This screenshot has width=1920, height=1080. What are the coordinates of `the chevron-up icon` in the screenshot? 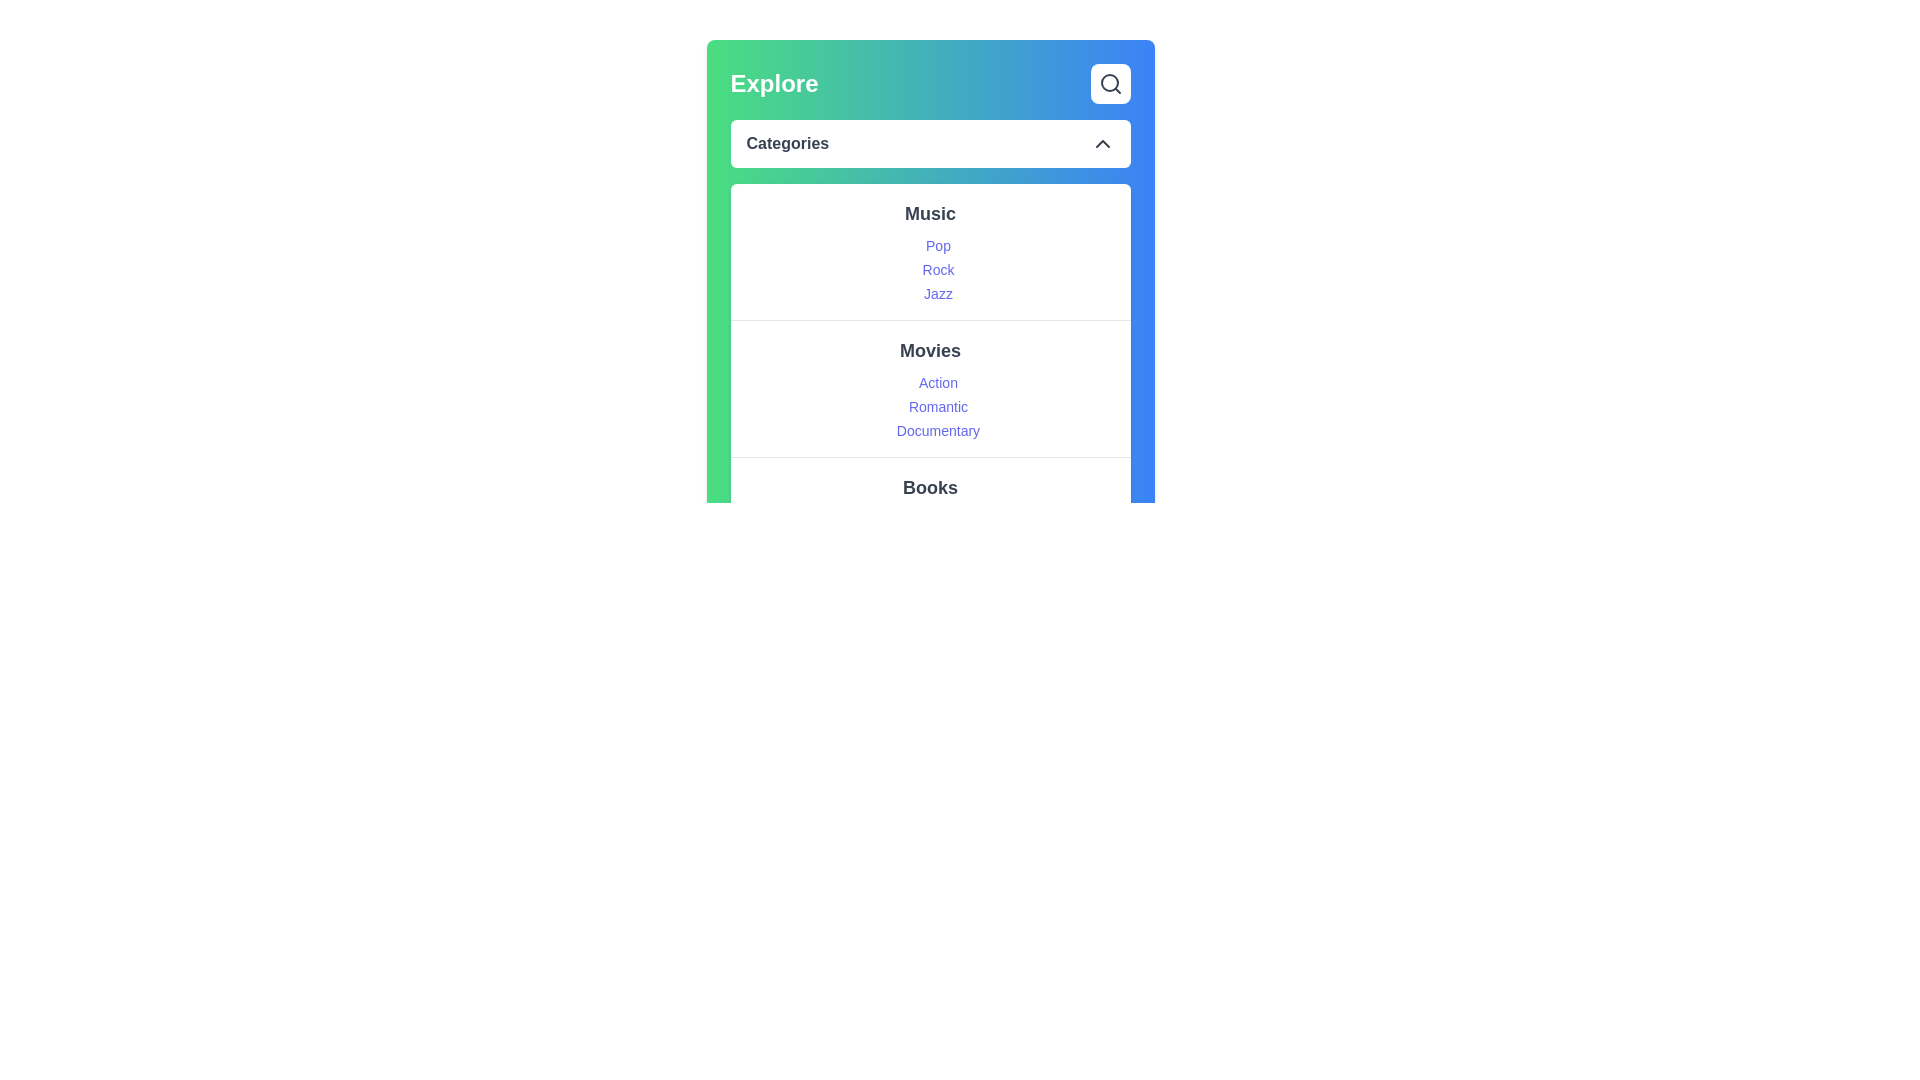 It's located at (1101, 142).